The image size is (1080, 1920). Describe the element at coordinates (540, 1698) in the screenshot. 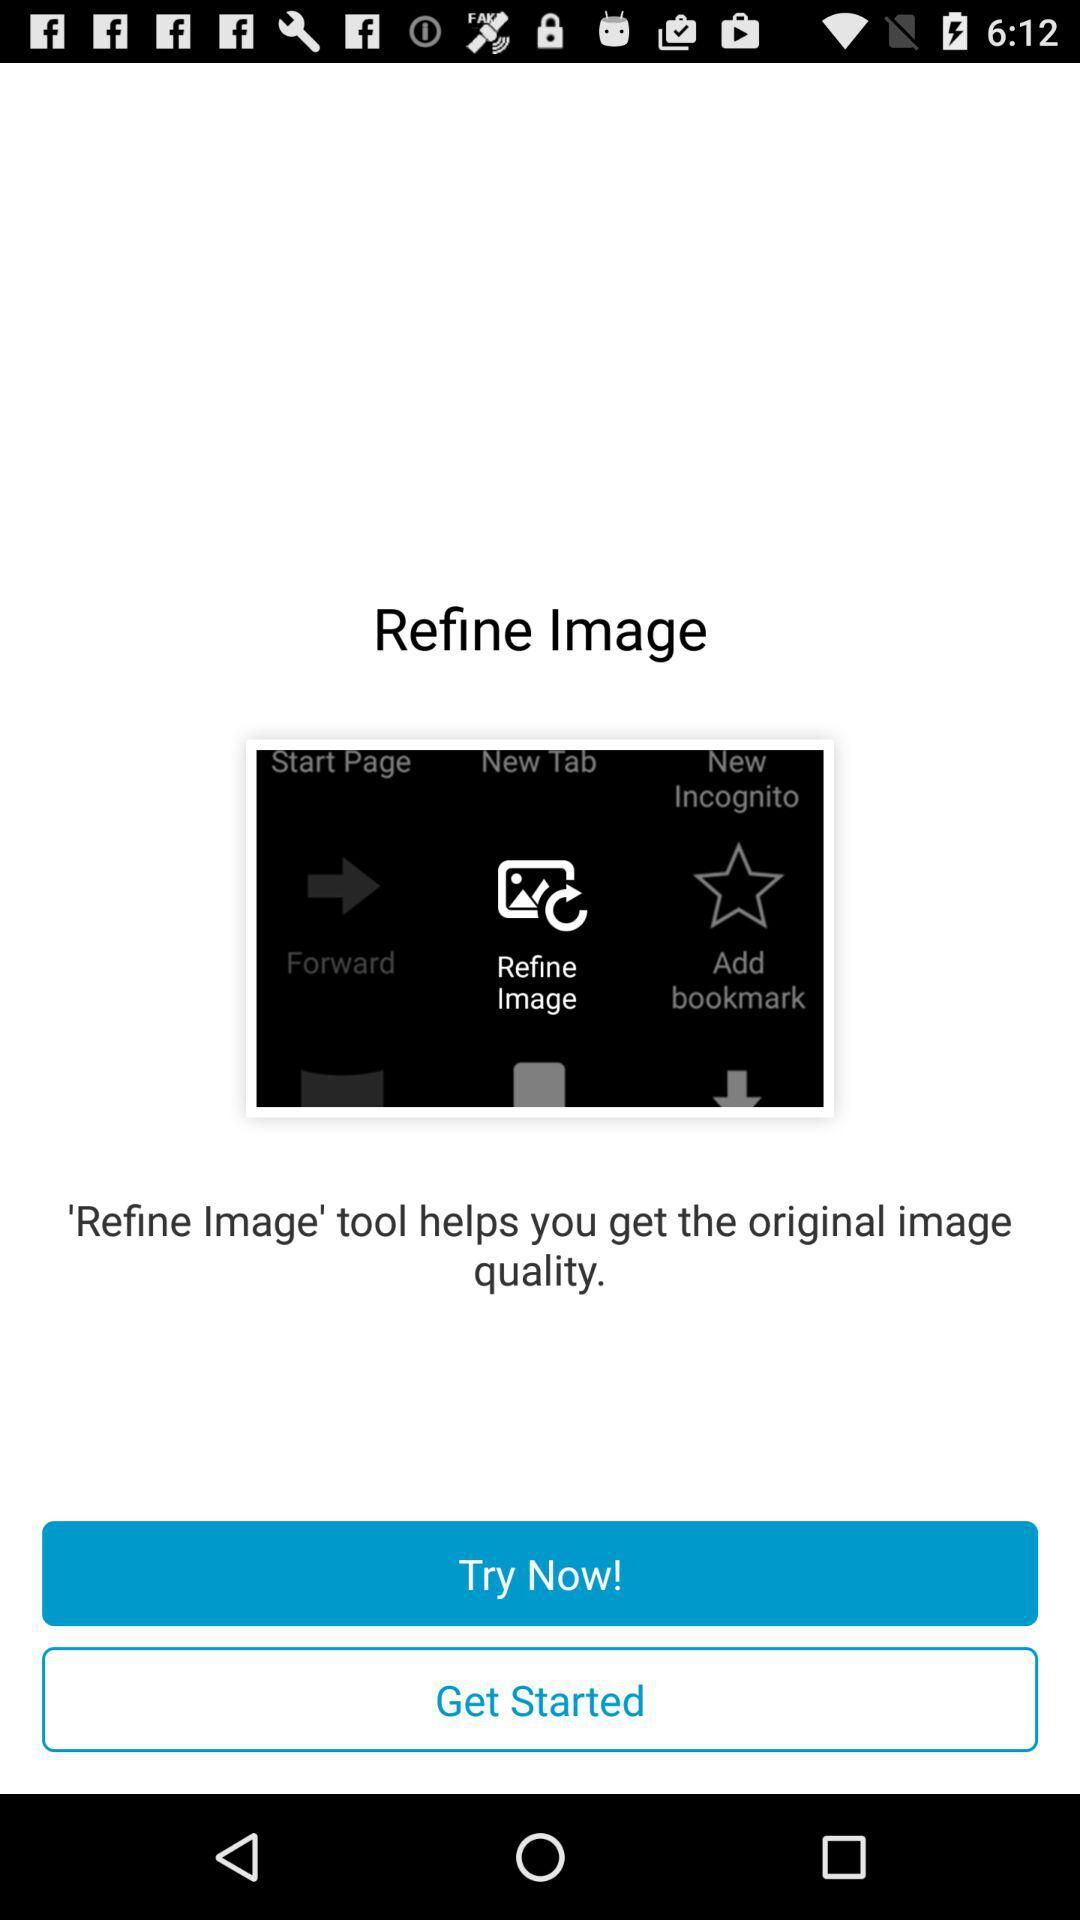

I see `get started button` at that location.